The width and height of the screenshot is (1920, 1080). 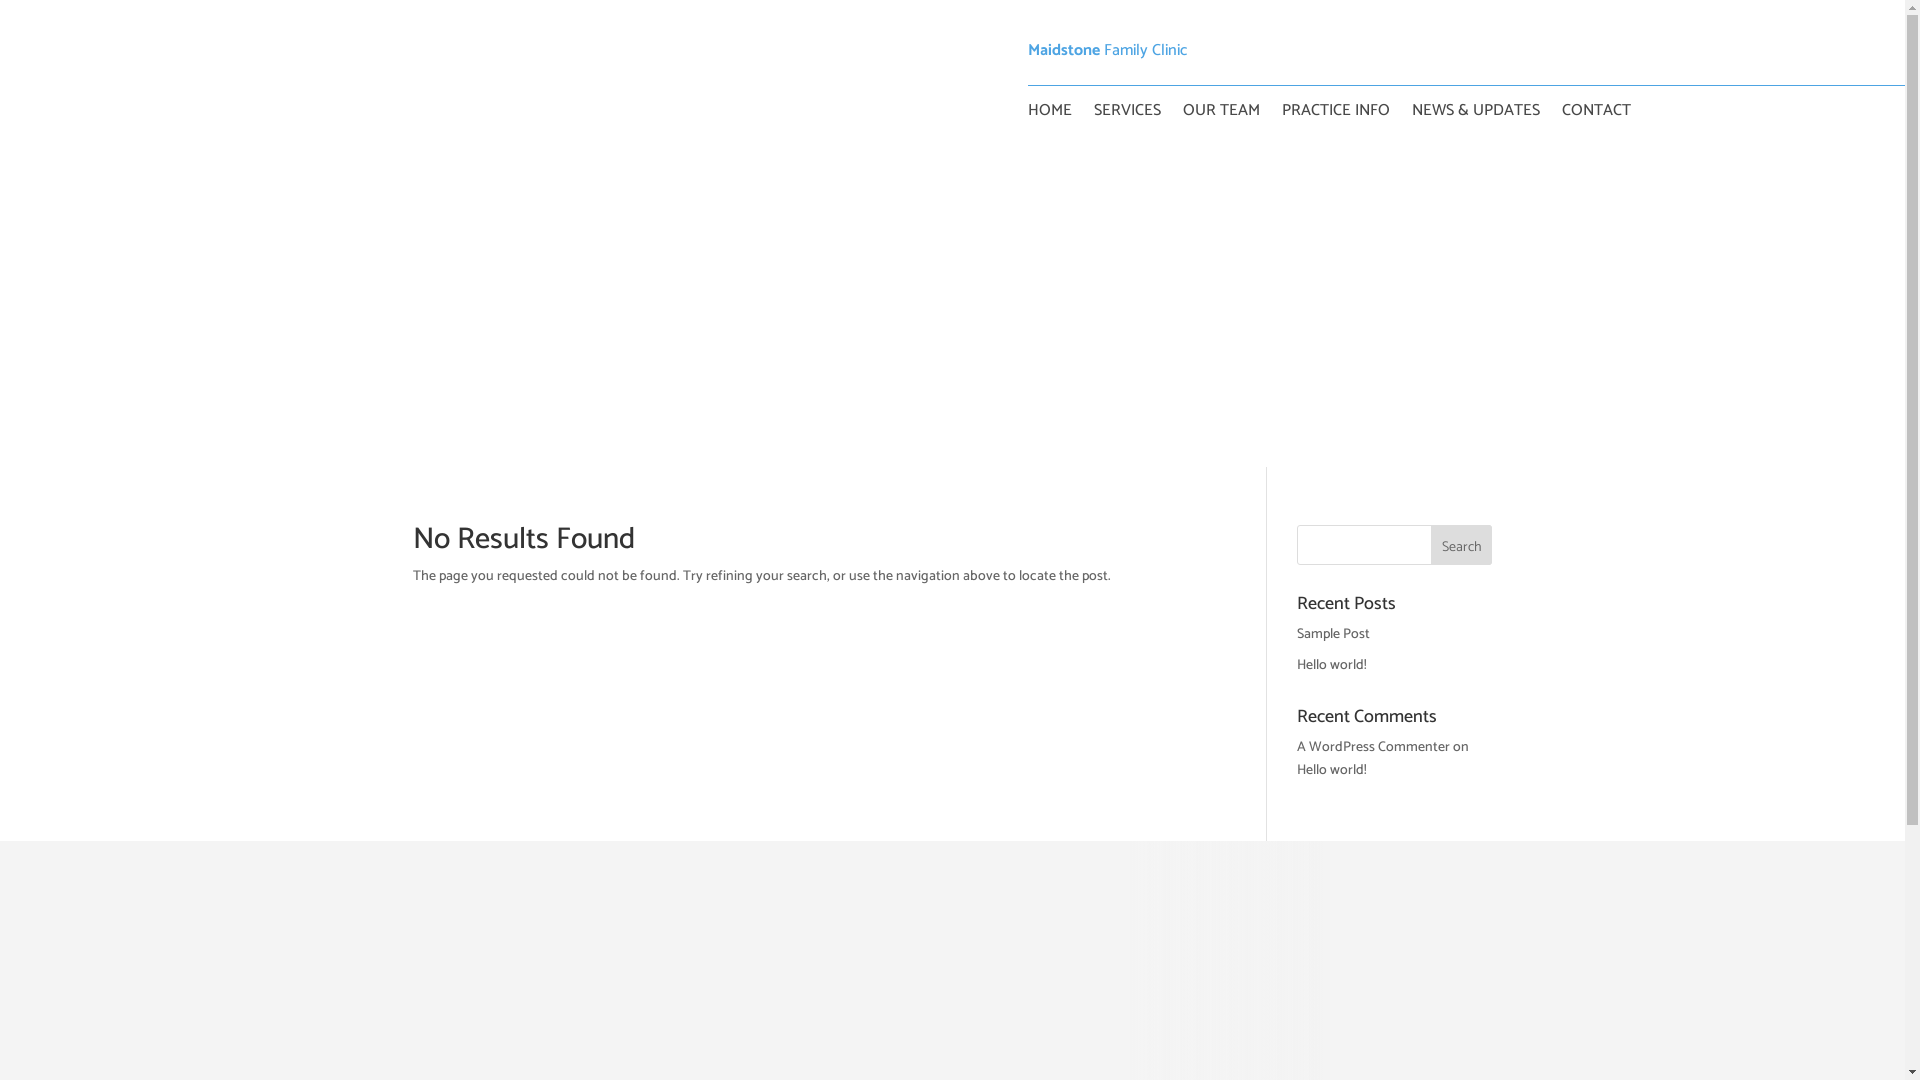 I want to click on 'Hello world!', so click(x=1296, y=665).